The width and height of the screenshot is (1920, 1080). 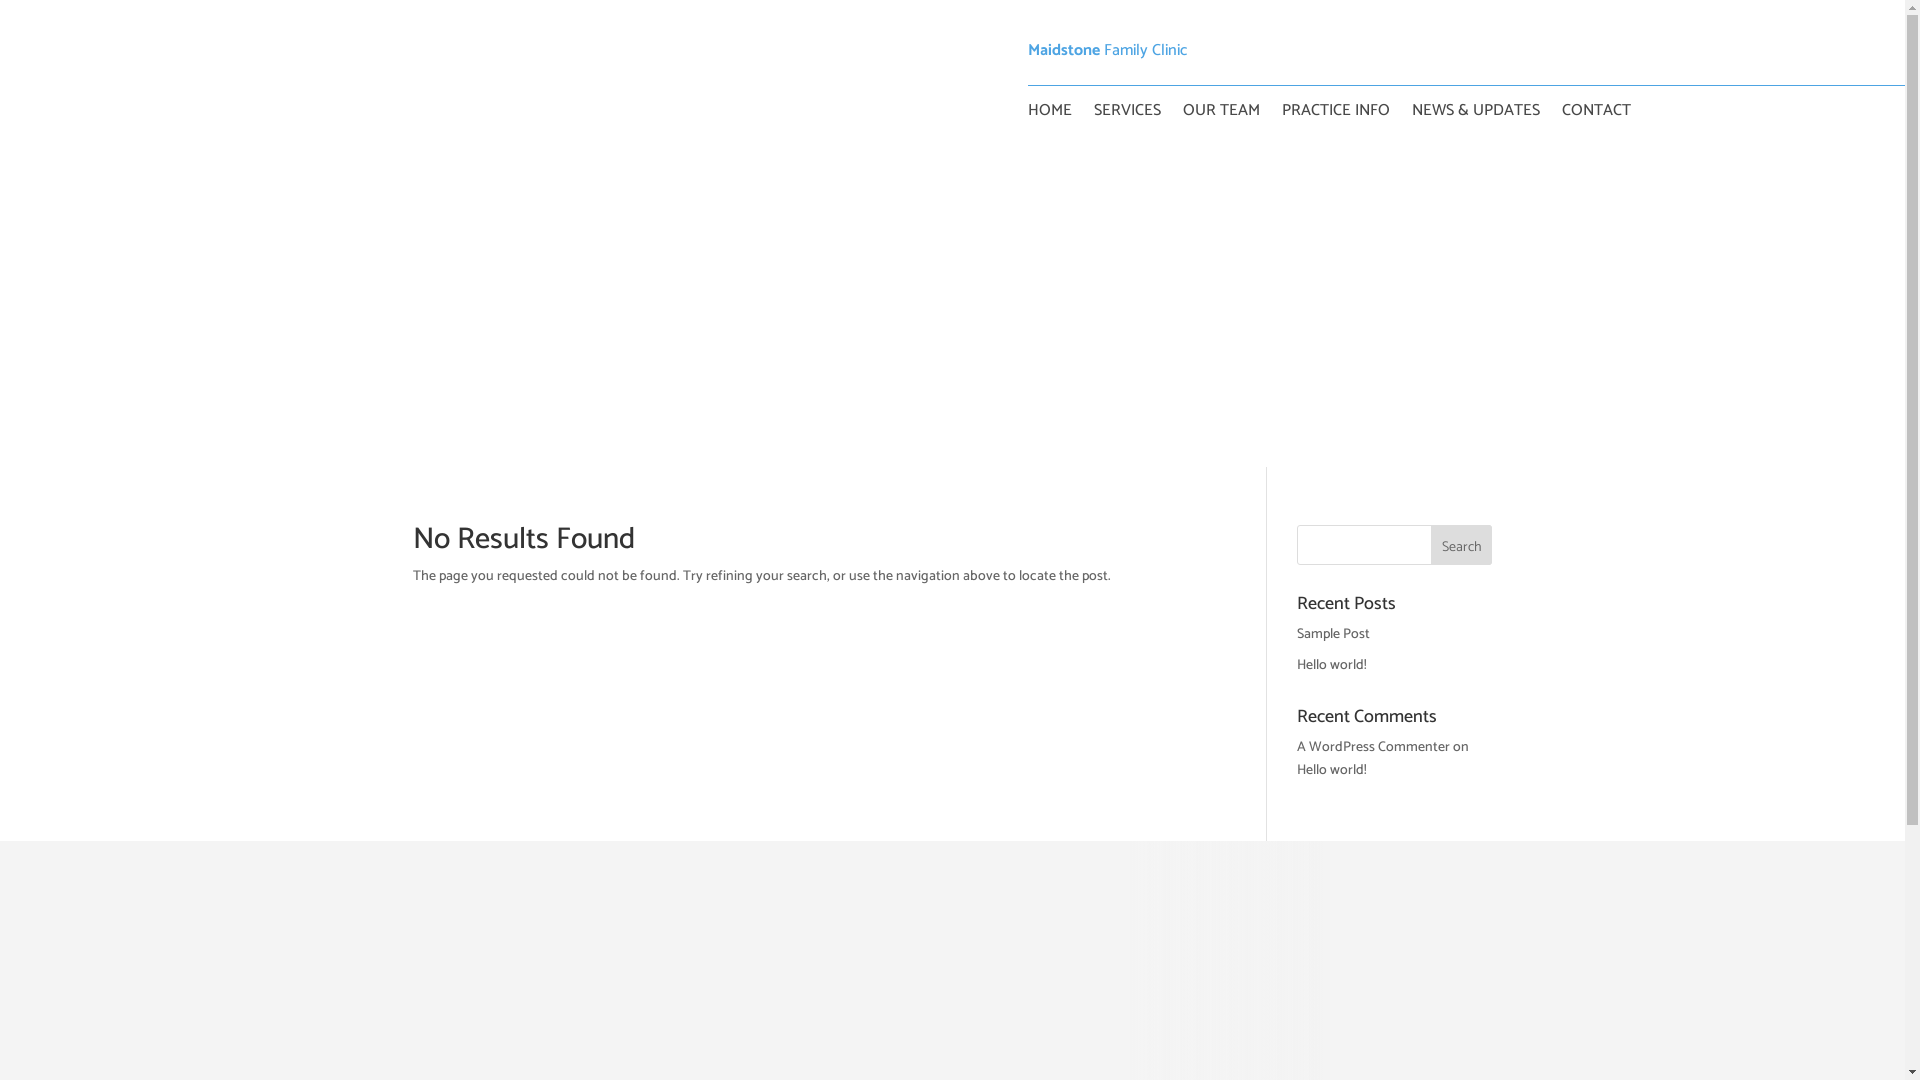 I want to click on 'Hello world!', so click(x=1296, y=665).